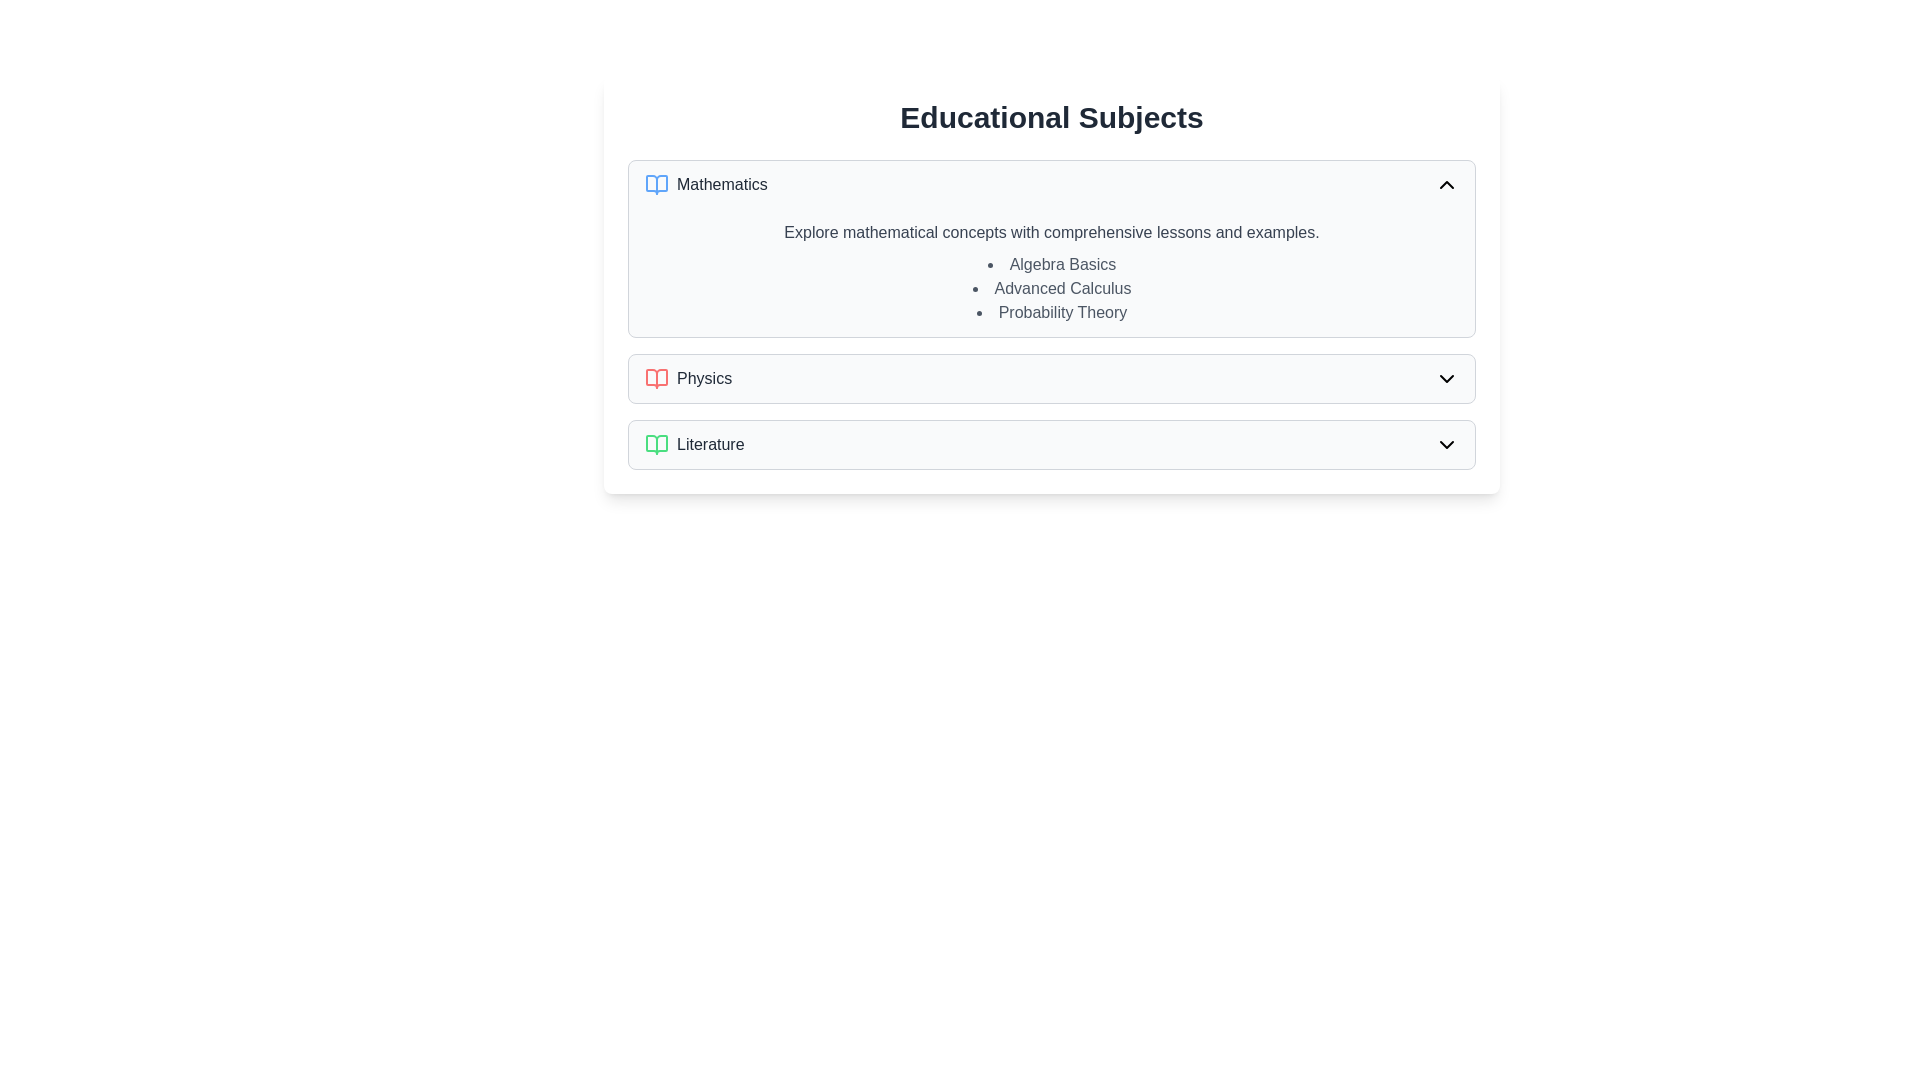 The image size is (1920, 1080). I want to click on blue open book SVG icon located to the left of the 'Mathematics' label in the 'Educational Subjects' section using developer tools, so click(657, 185).